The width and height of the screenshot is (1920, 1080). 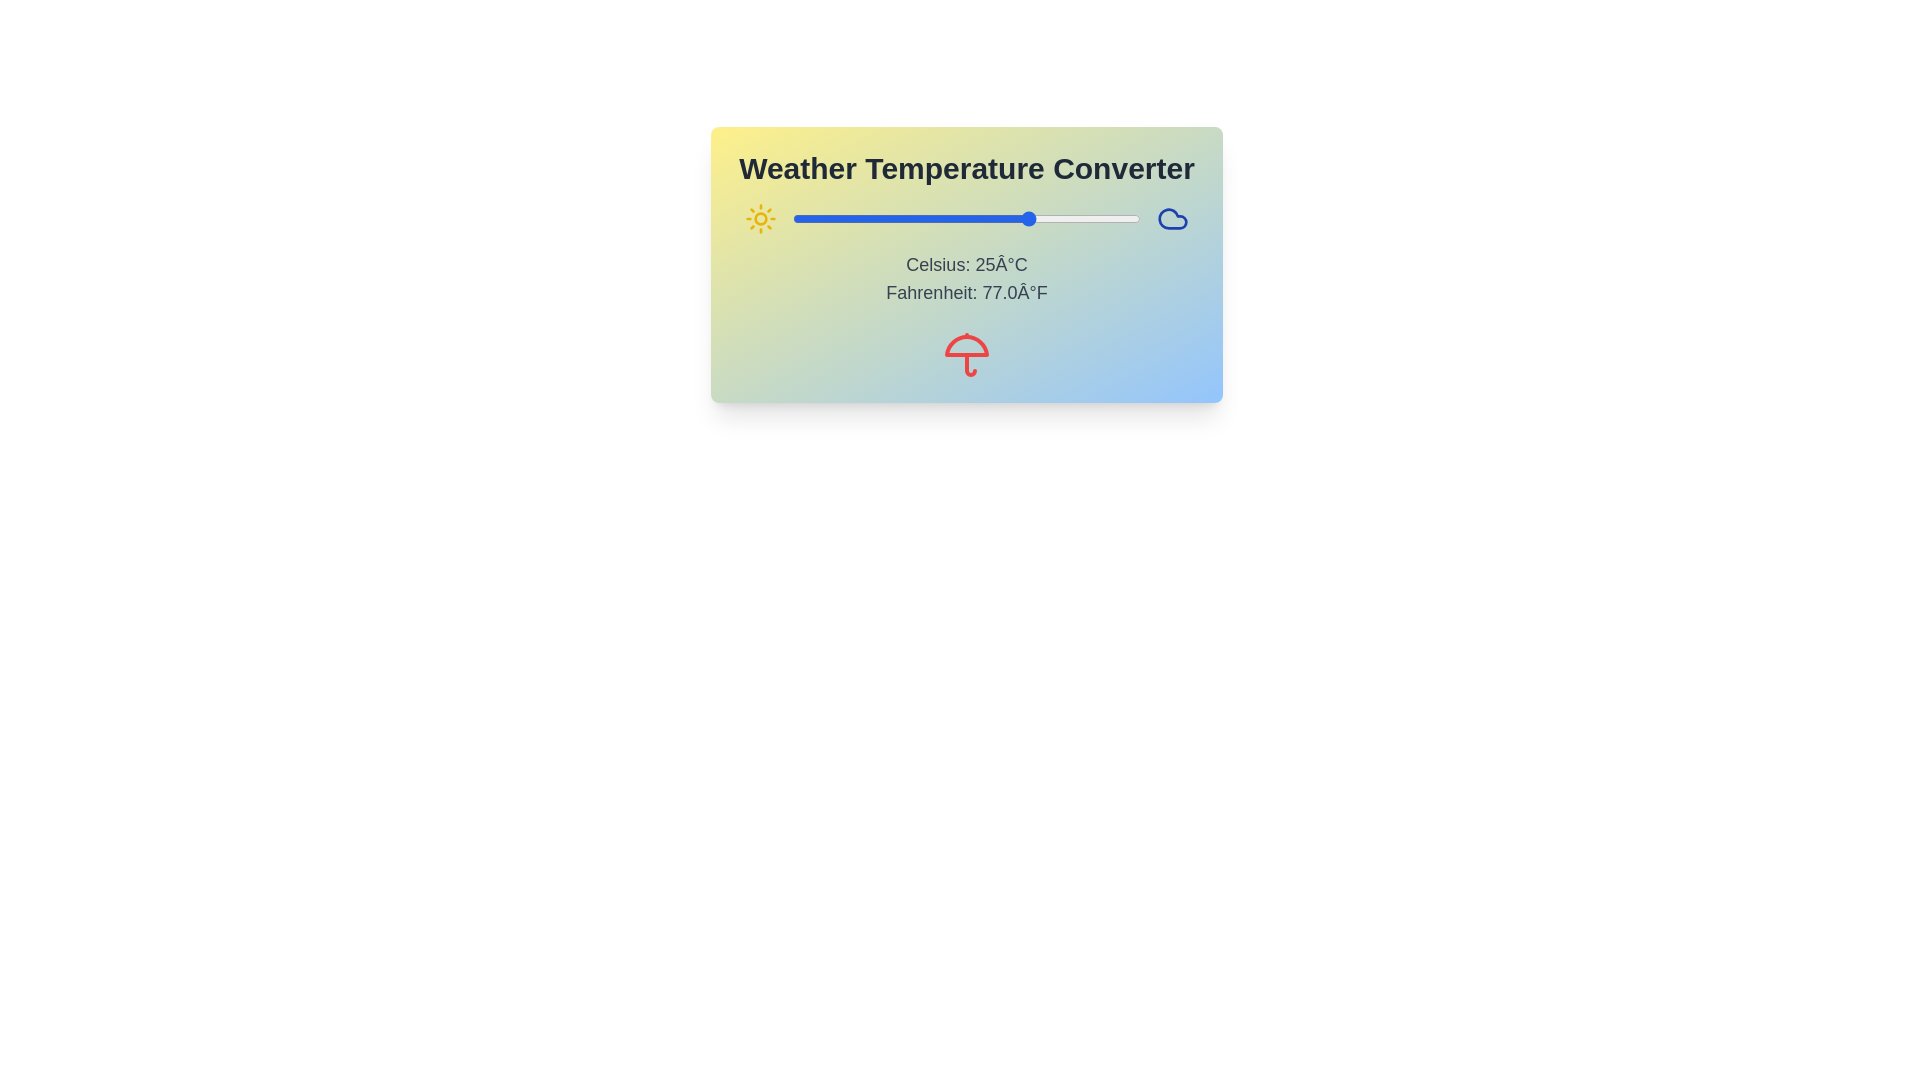 What do you see at coordinates (823, 219) in the screenshot?
I see `the temperature slider to set the Celsius value to -23` at bounding box center [823, 219].